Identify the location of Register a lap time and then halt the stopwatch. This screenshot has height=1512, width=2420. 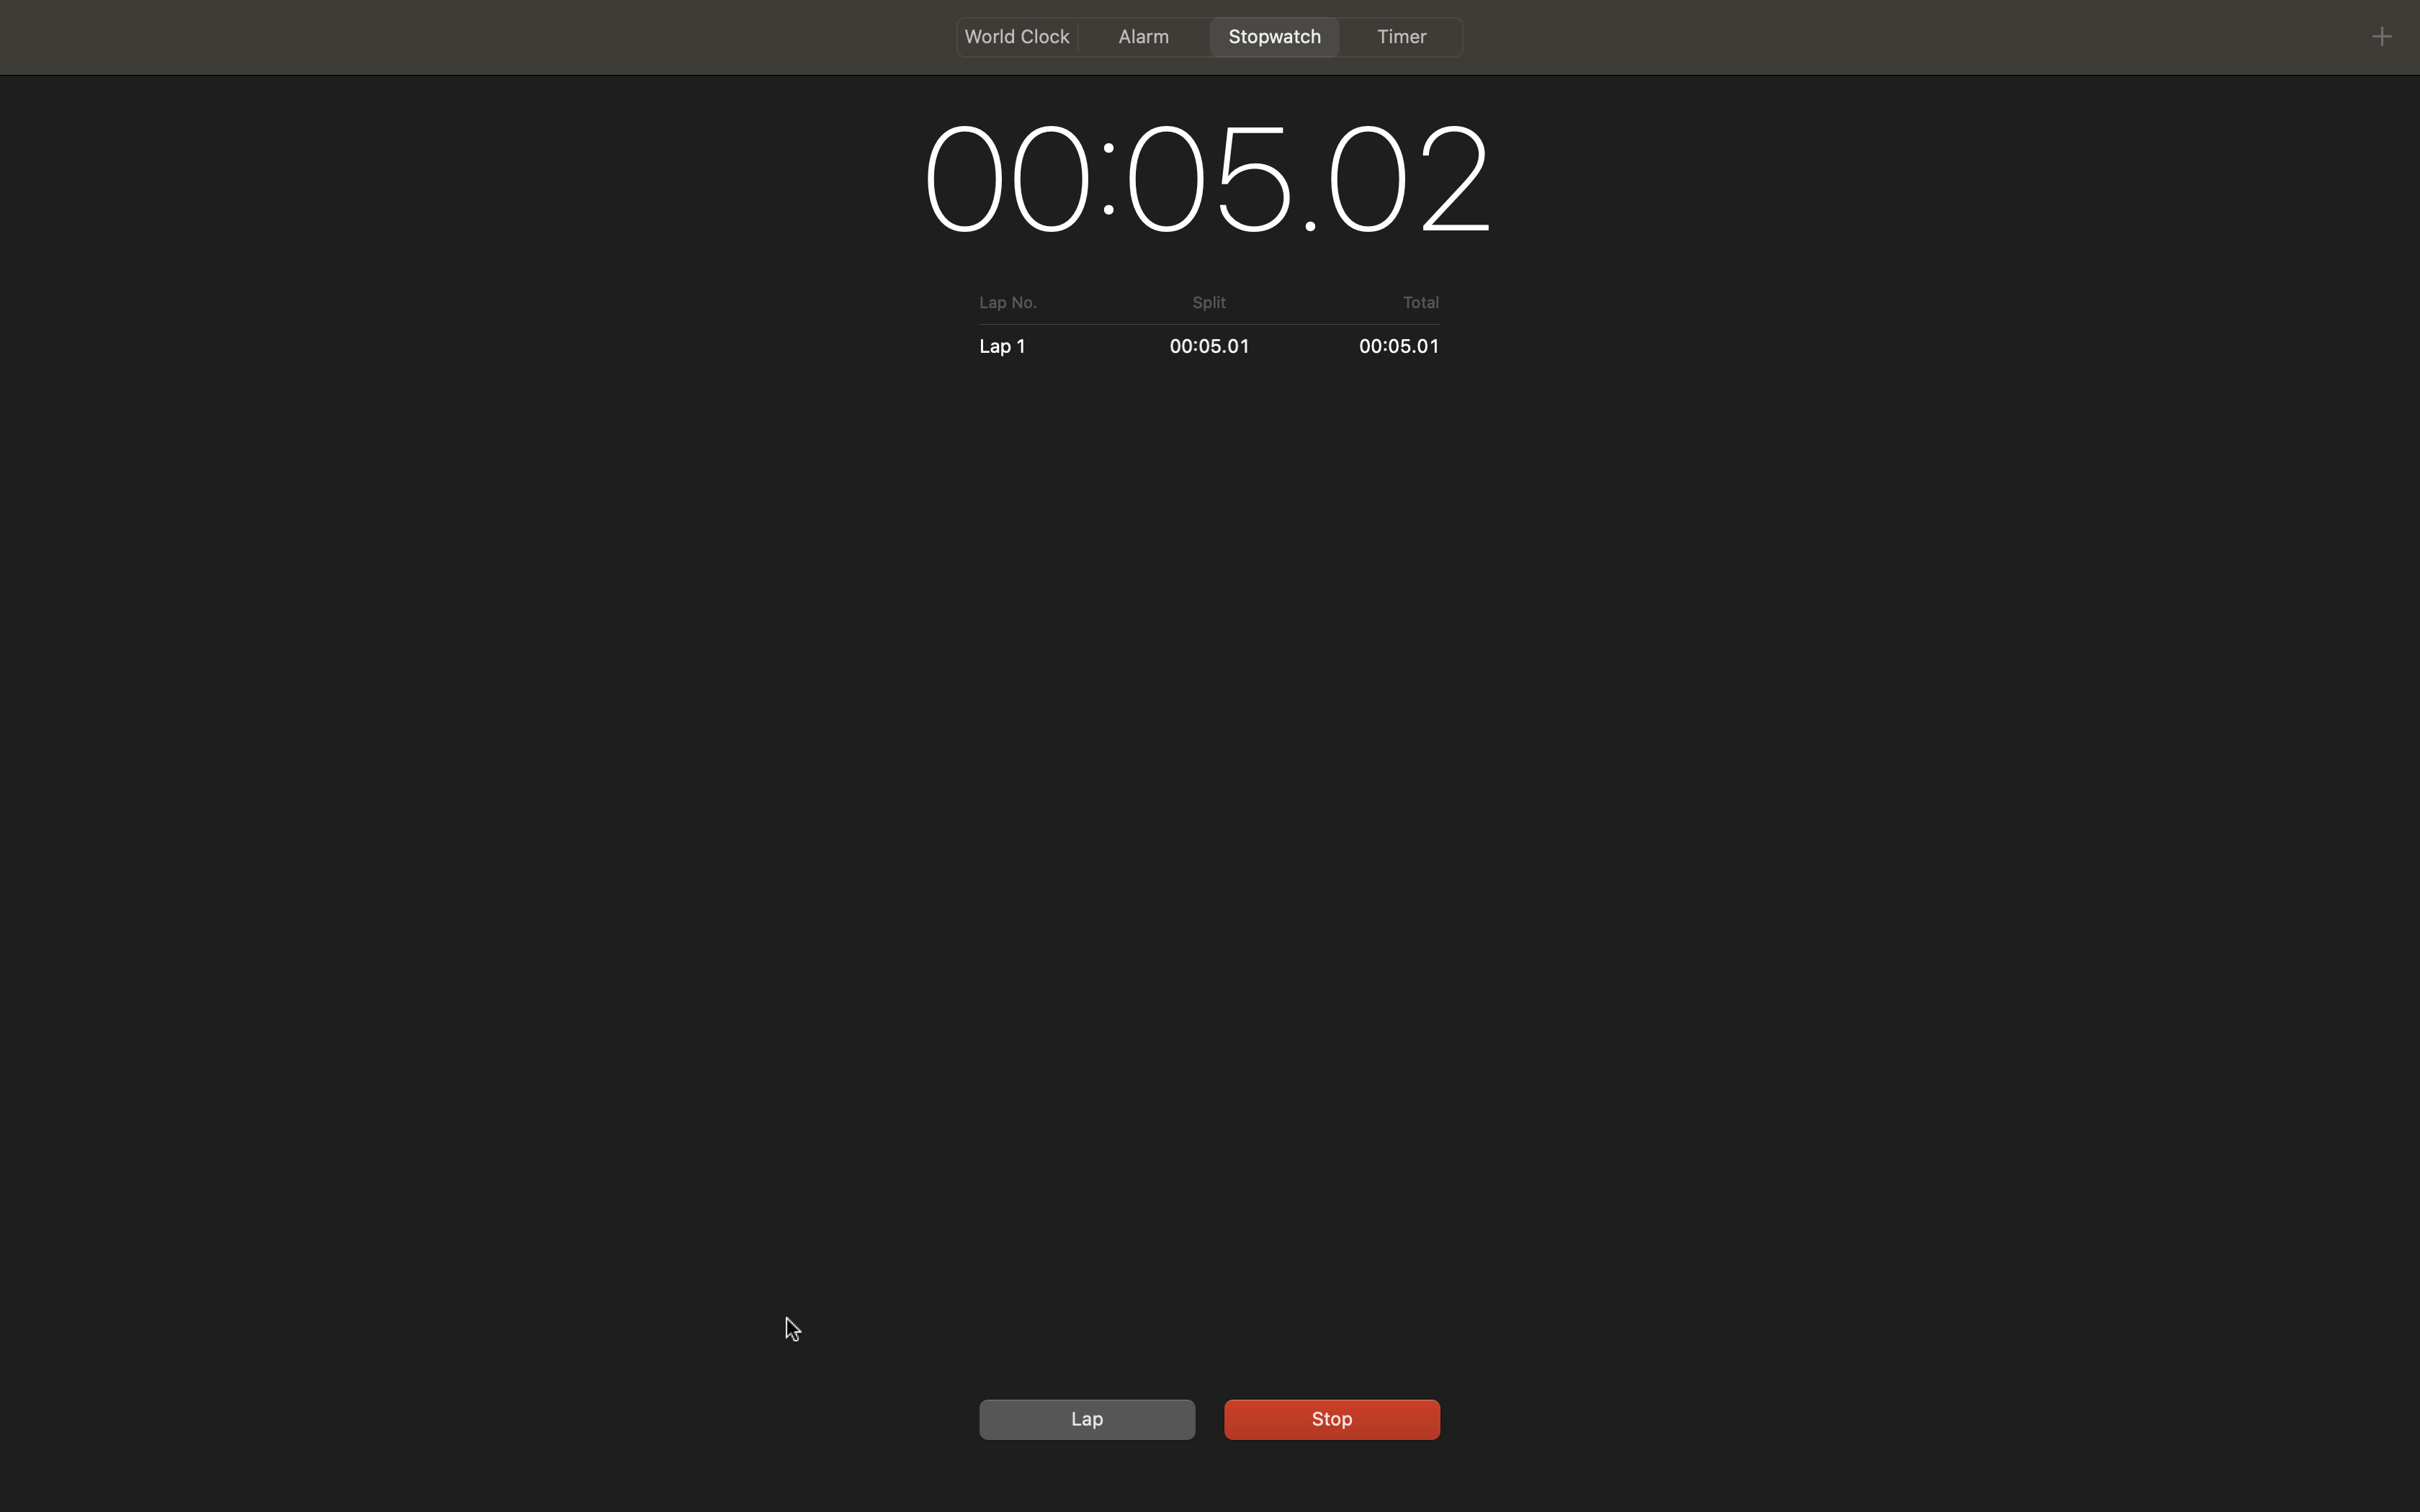
(1083, 1418).